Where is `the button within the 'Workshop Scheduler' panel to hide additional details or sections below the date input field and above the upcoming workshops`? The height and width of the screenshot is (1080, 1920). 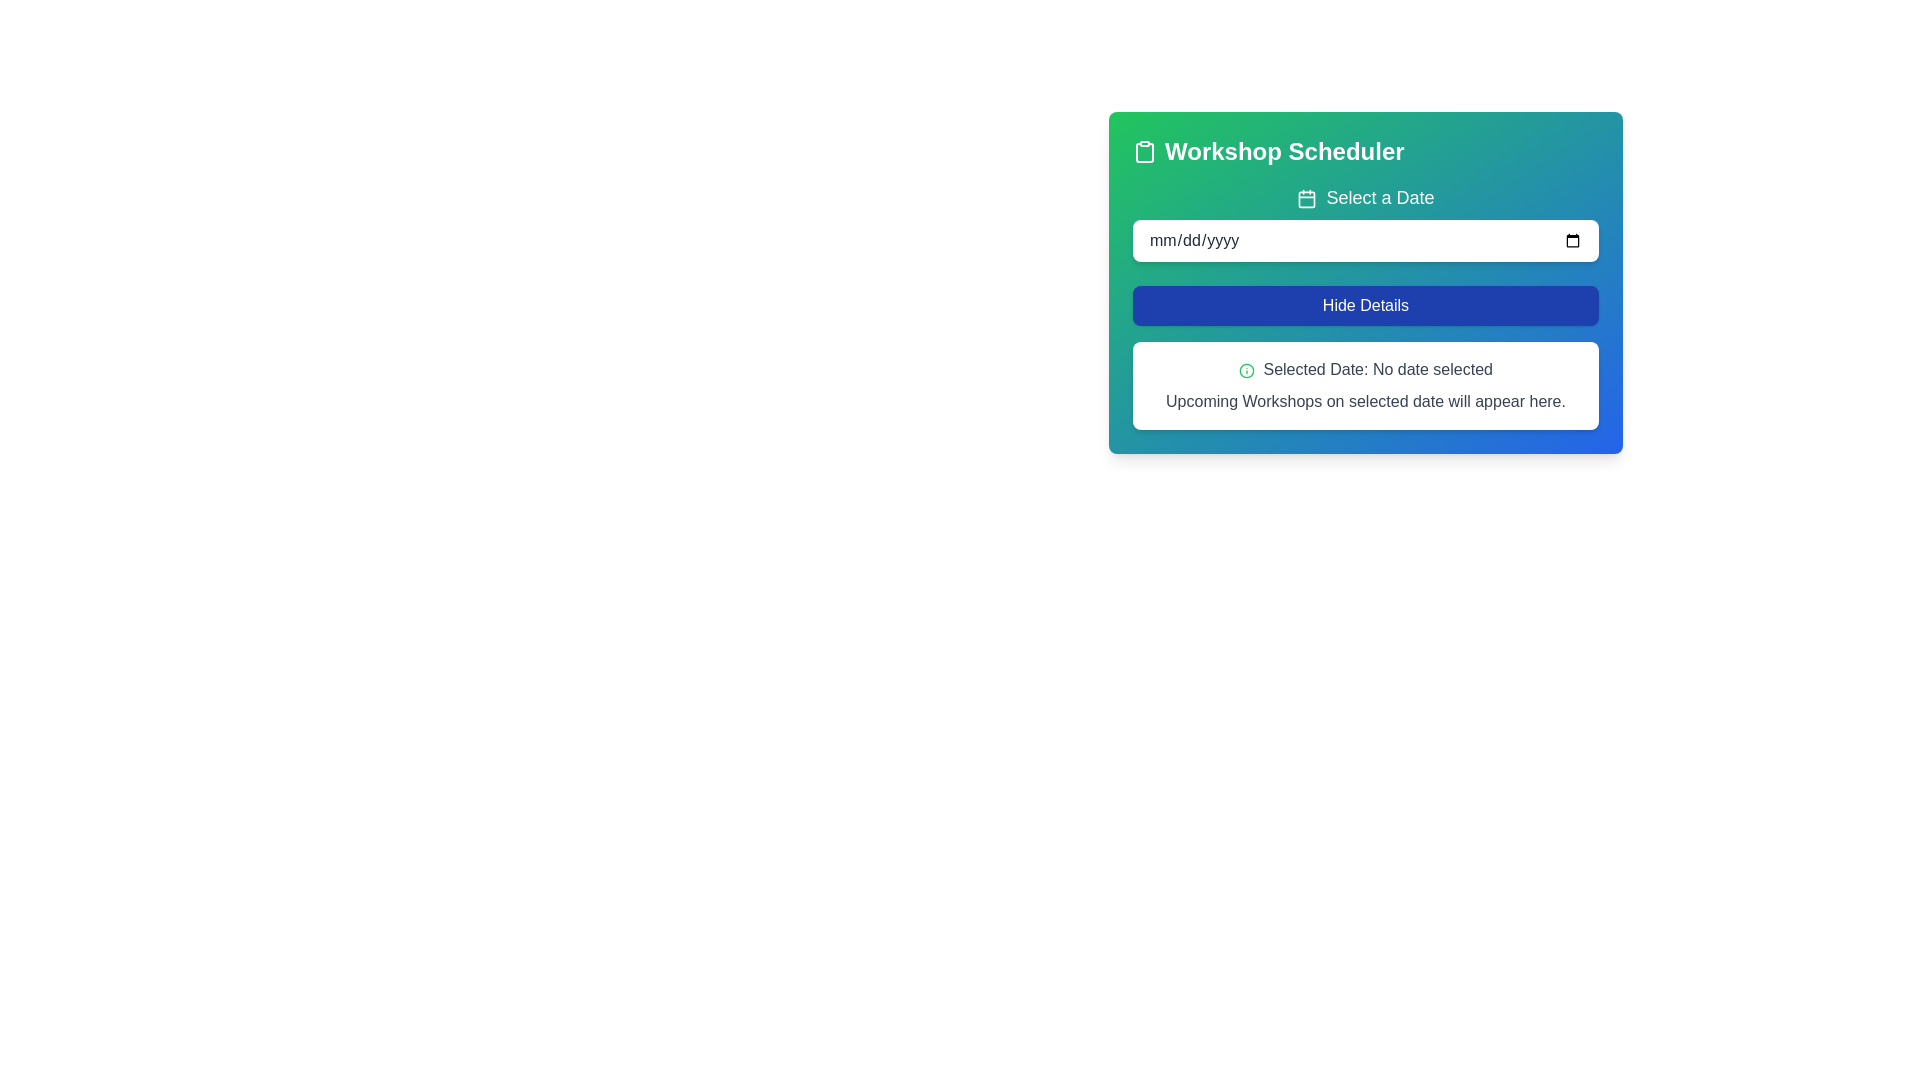 the button within the 'Workshop Scheduler' panel to hide additional details or sections below the date input field and above the upcoming workshops is located at coordinates (1365, 305).